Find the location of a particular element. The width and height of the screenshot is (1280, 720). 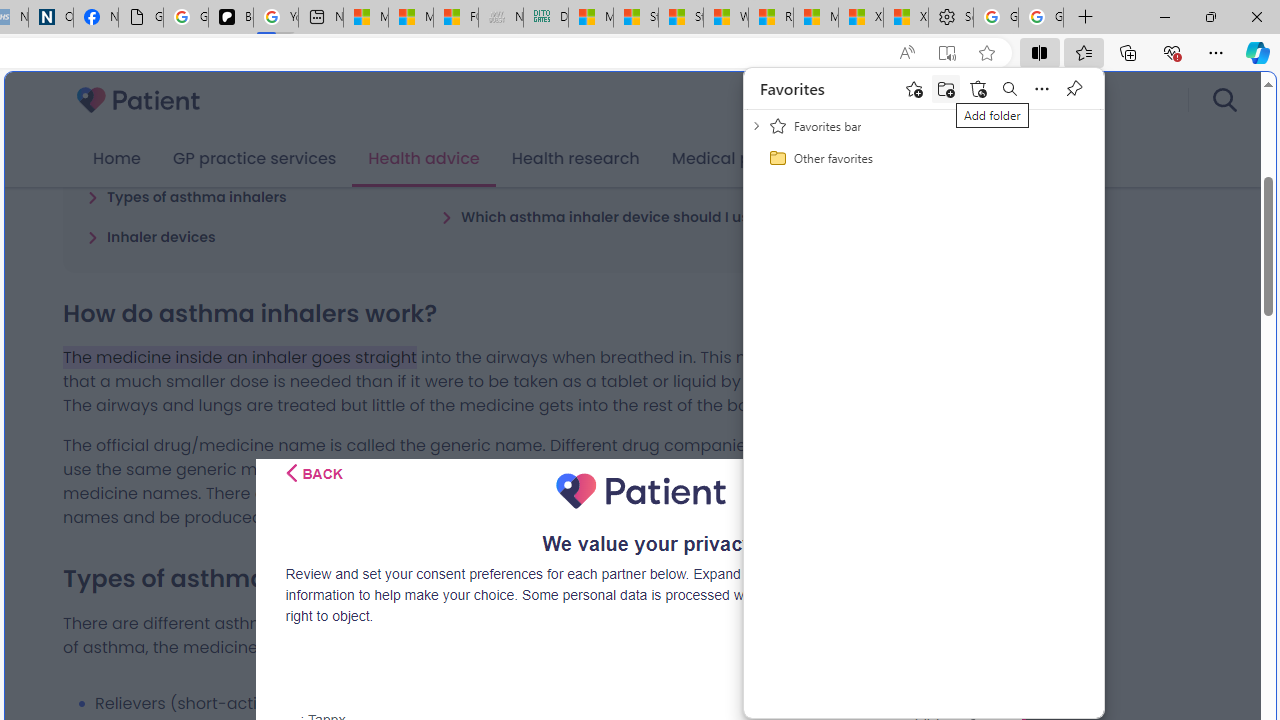

'Health research' is located at coordinates (574, 158).